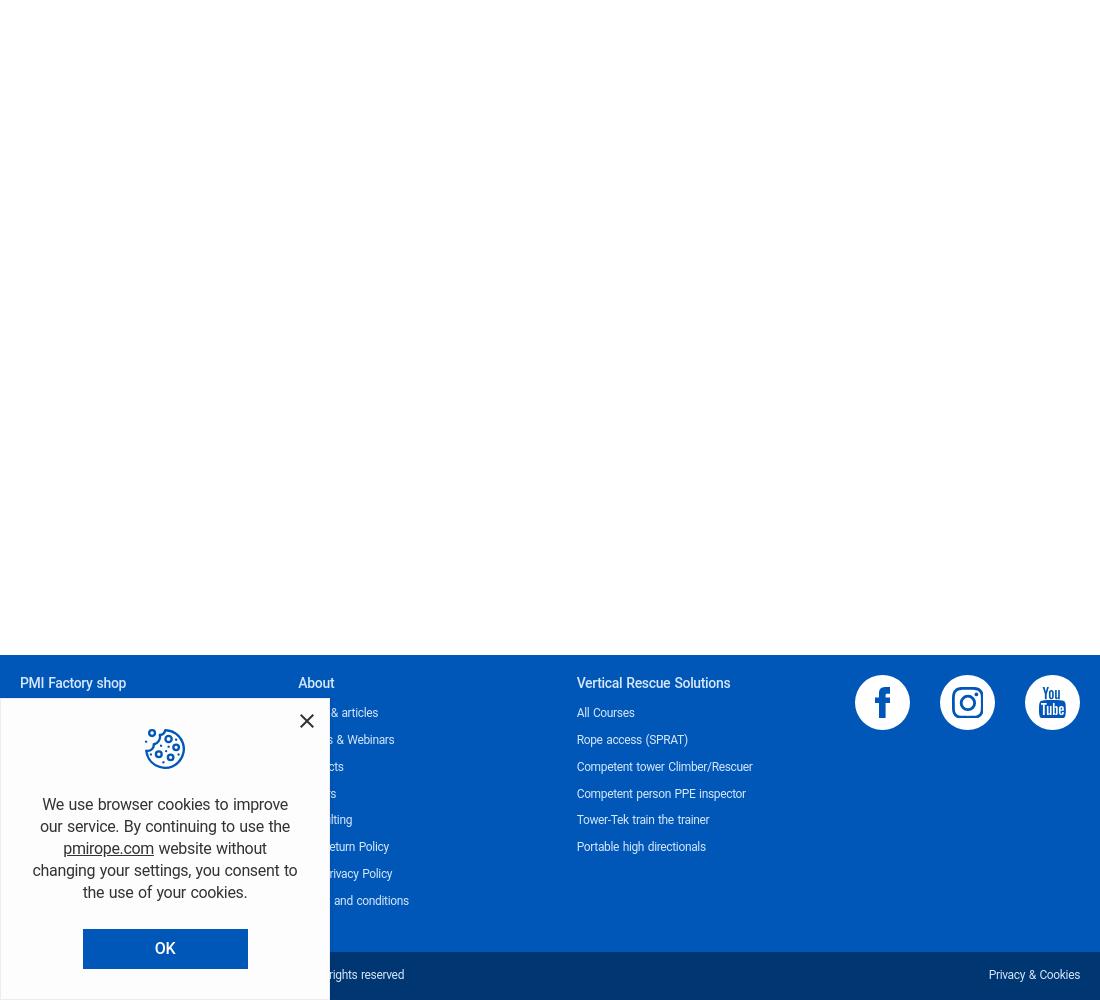  What do you see at coordinates (324, 819) in the screenshot?
I see `'Consulting'` at bounding box center [324, 819].